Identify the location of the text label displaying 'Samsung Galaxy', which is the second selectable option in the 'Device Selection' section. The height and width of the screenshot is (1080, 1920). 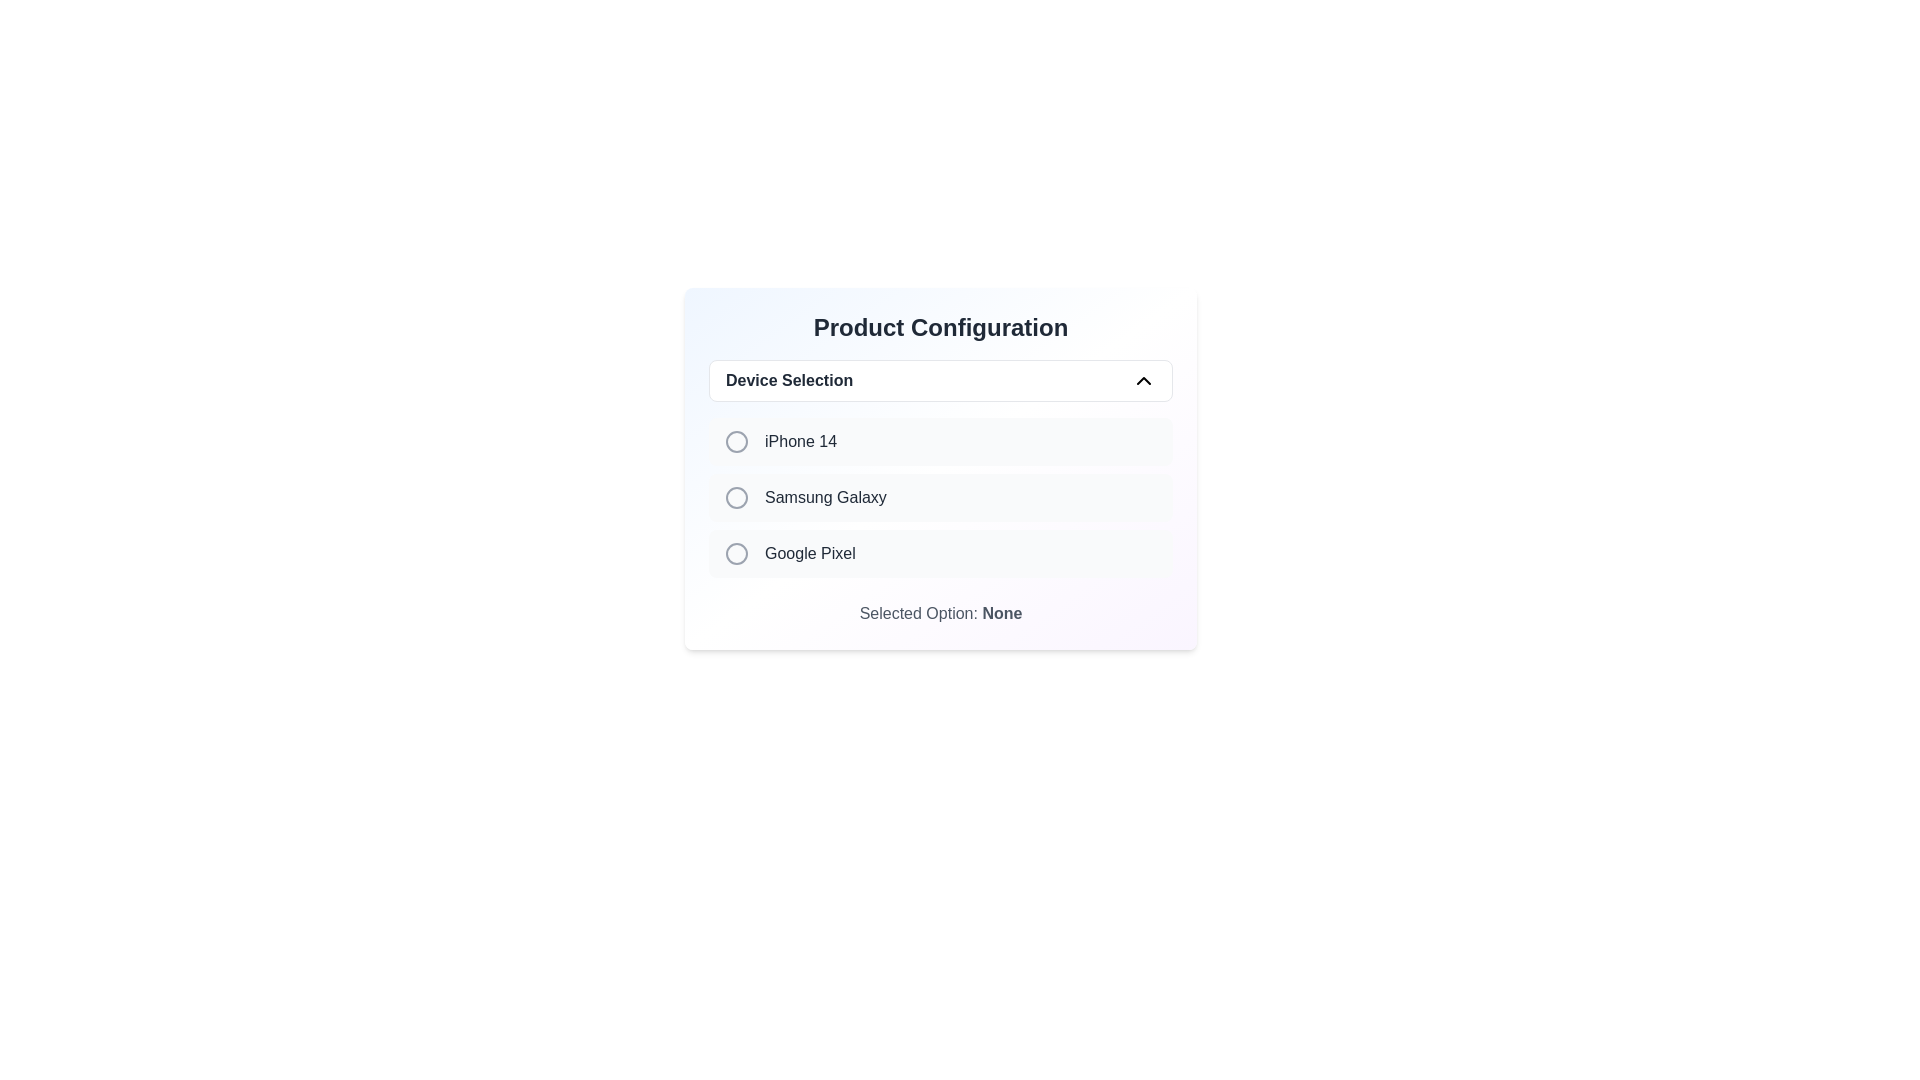
(825, 496).